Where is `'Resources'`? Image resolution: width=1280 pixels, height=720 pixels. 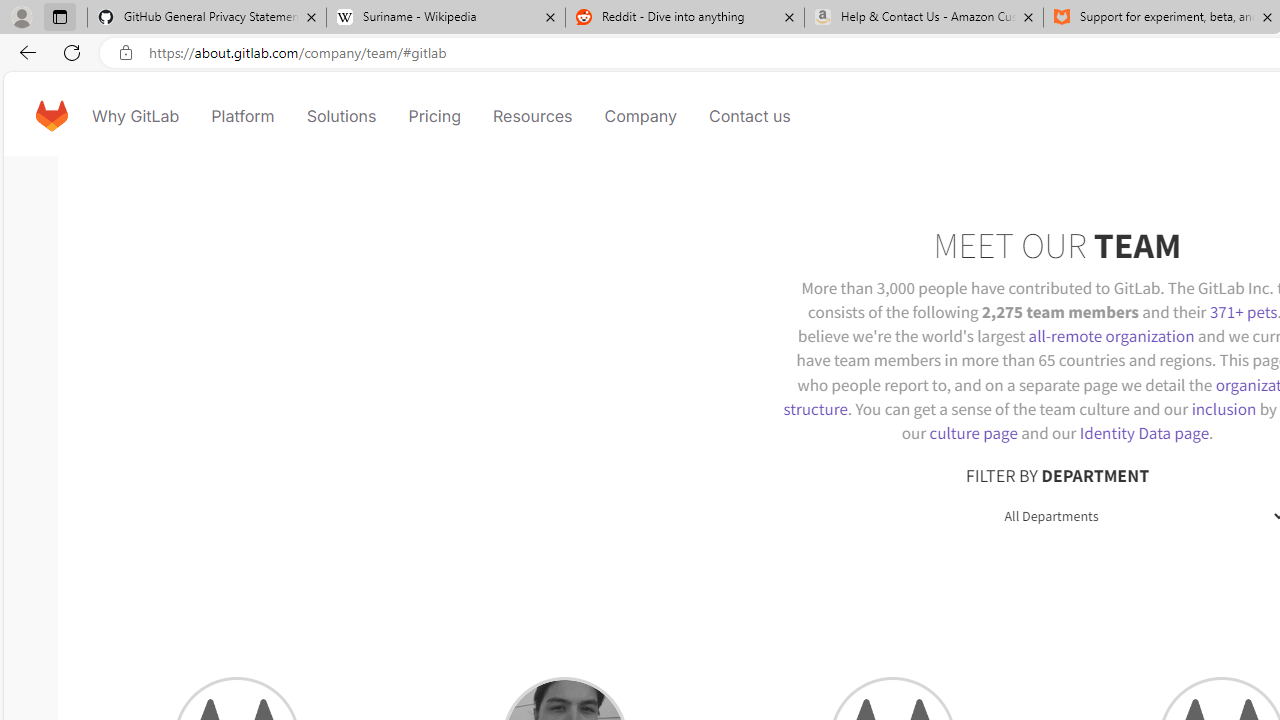
'Resources' is located at coordinates (532, 115).